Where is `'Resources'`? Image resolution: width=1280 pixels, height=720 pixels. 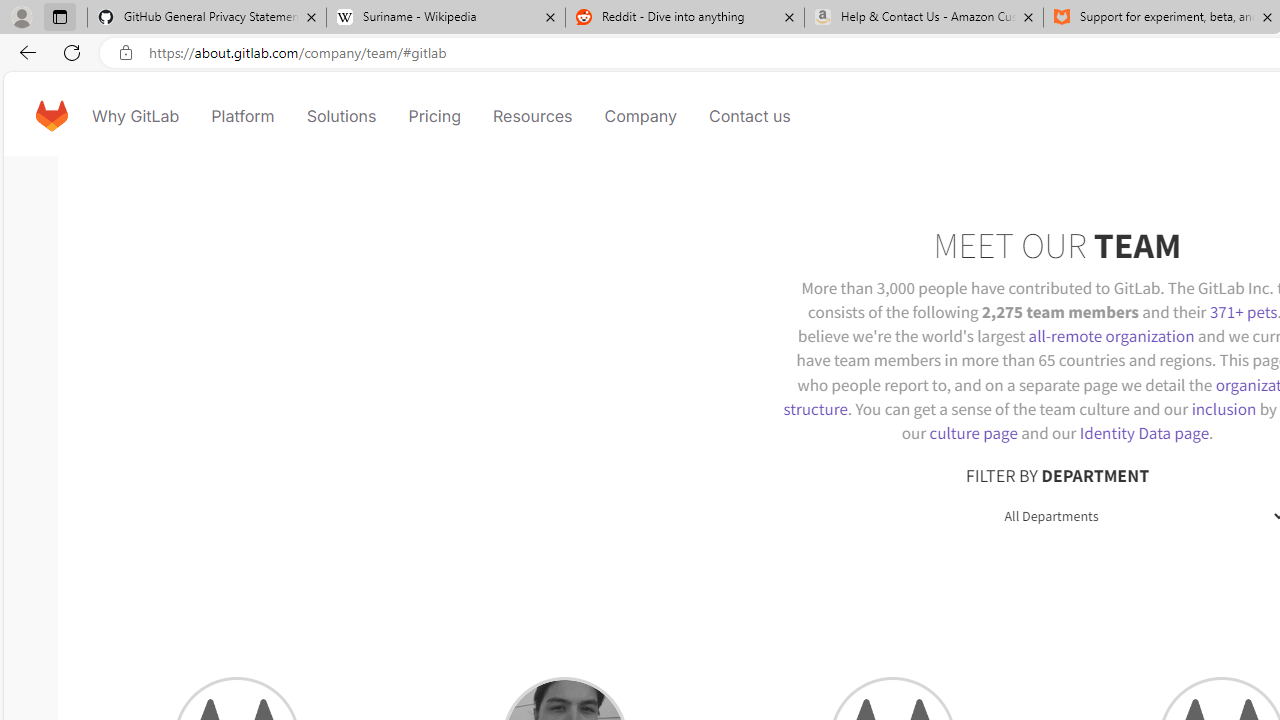
'Resources' is located at coordinates (532, 115).